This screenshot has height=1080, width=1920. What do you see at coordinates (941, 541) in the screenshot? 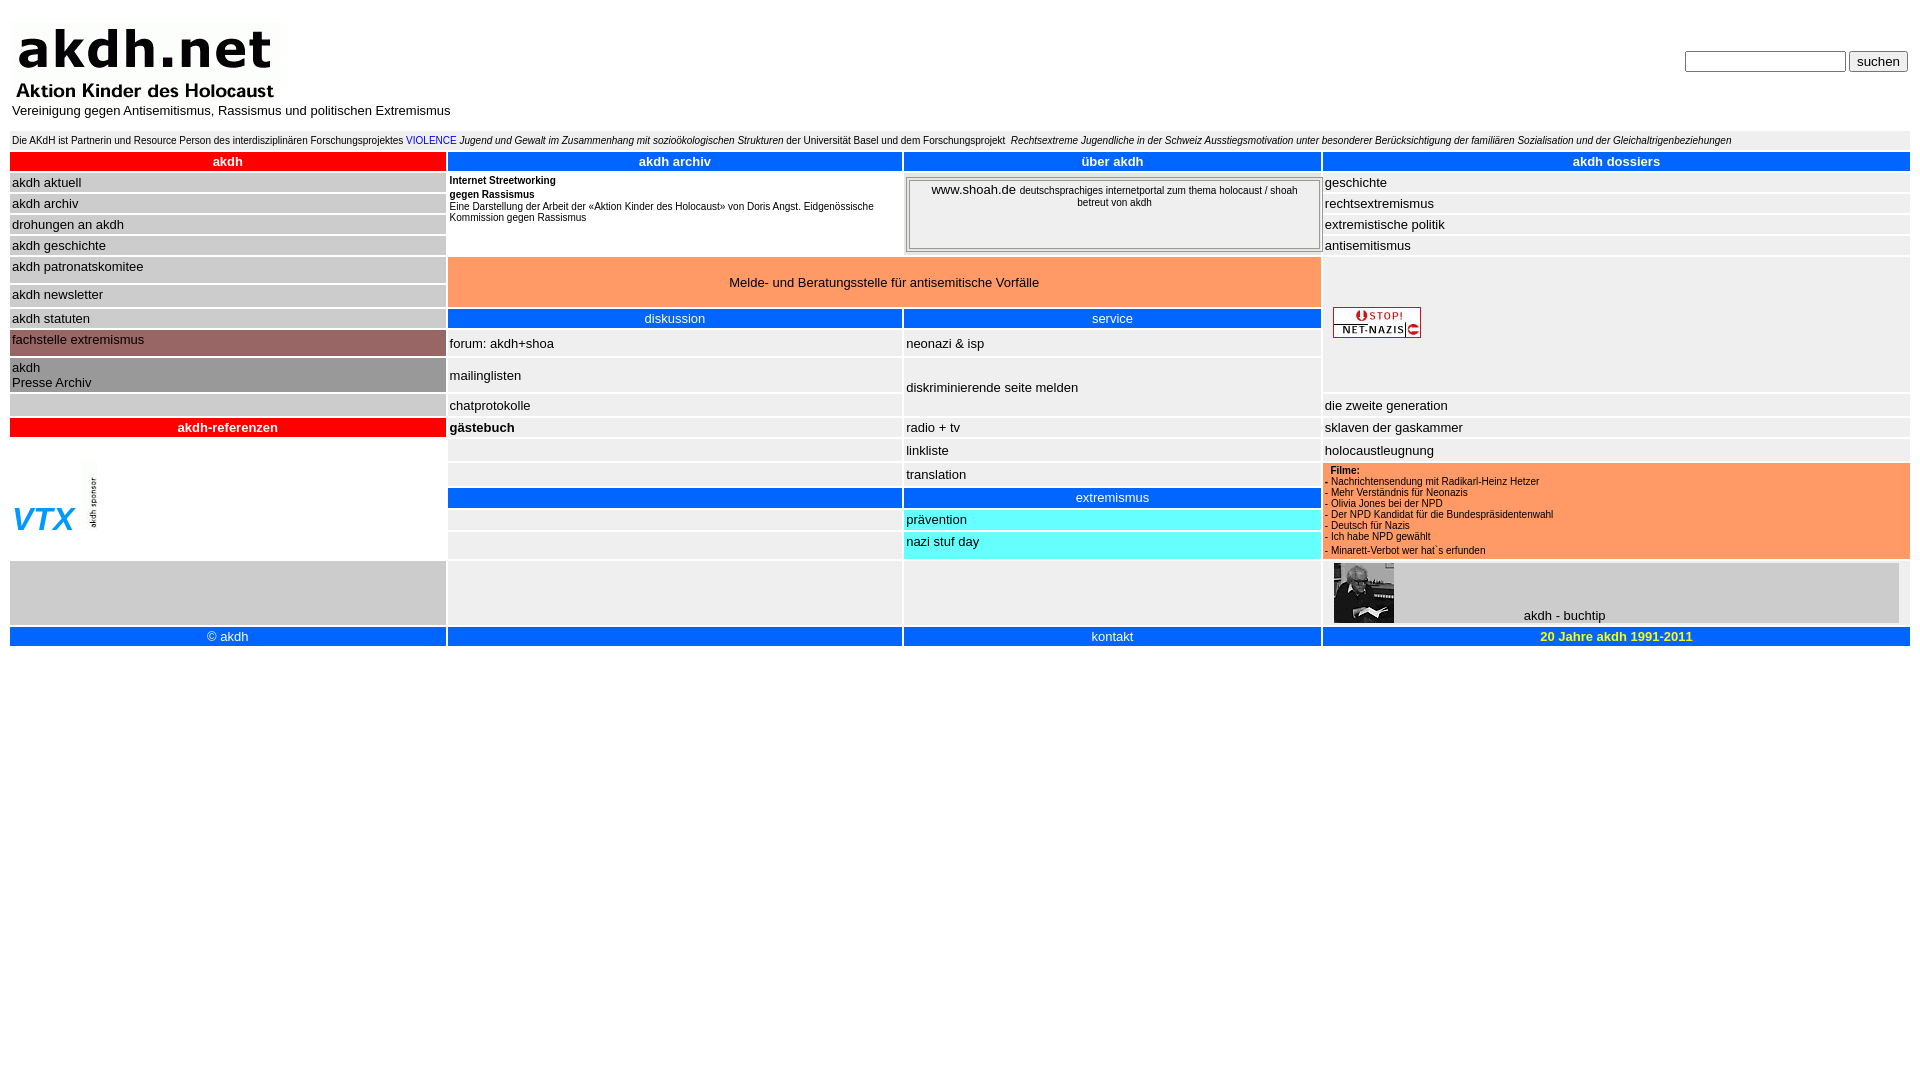
I see `'nazi stuf day'` at bounding box center [941, 541].